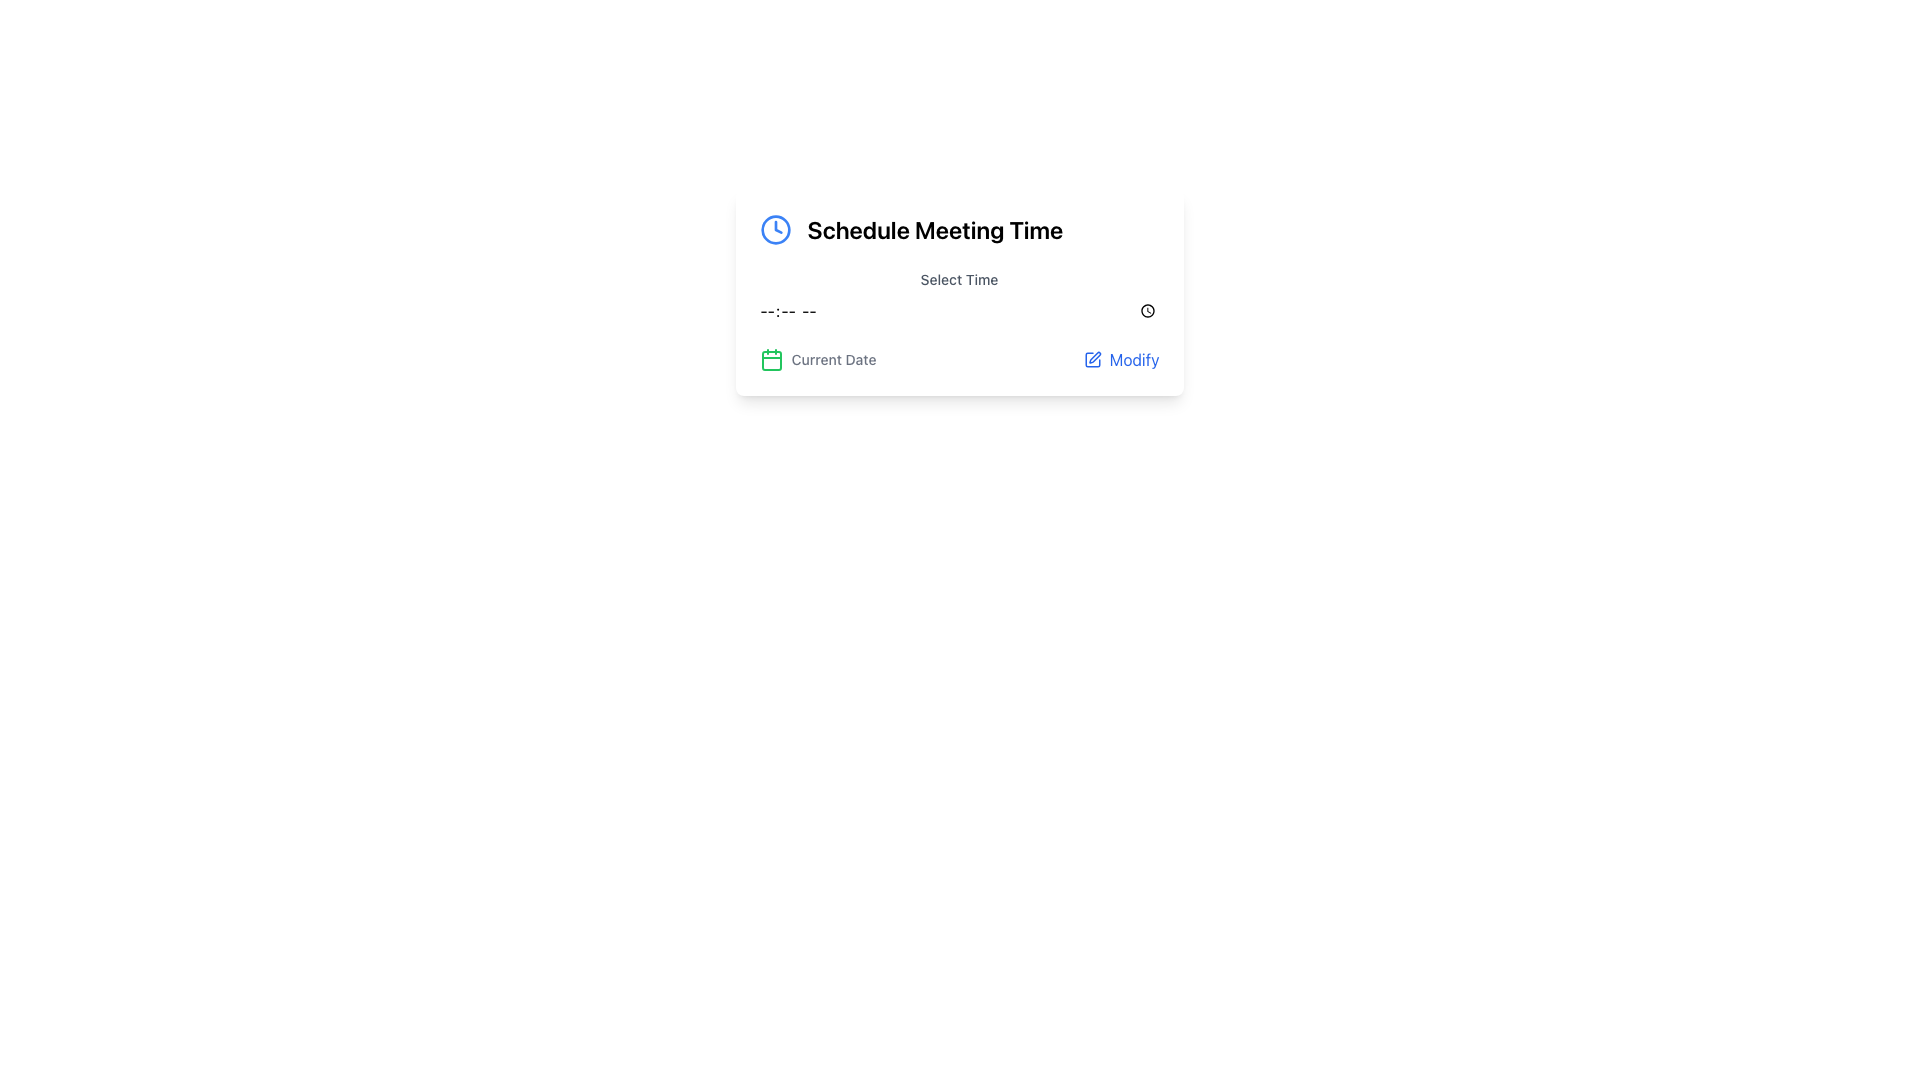  I want to click on the small square icon with a pen in its center, which is adjacent to the 'Modify' text in the button labeled 'Modify' within the card titled 'Schedule Meeting Time', so click(1091, 358).